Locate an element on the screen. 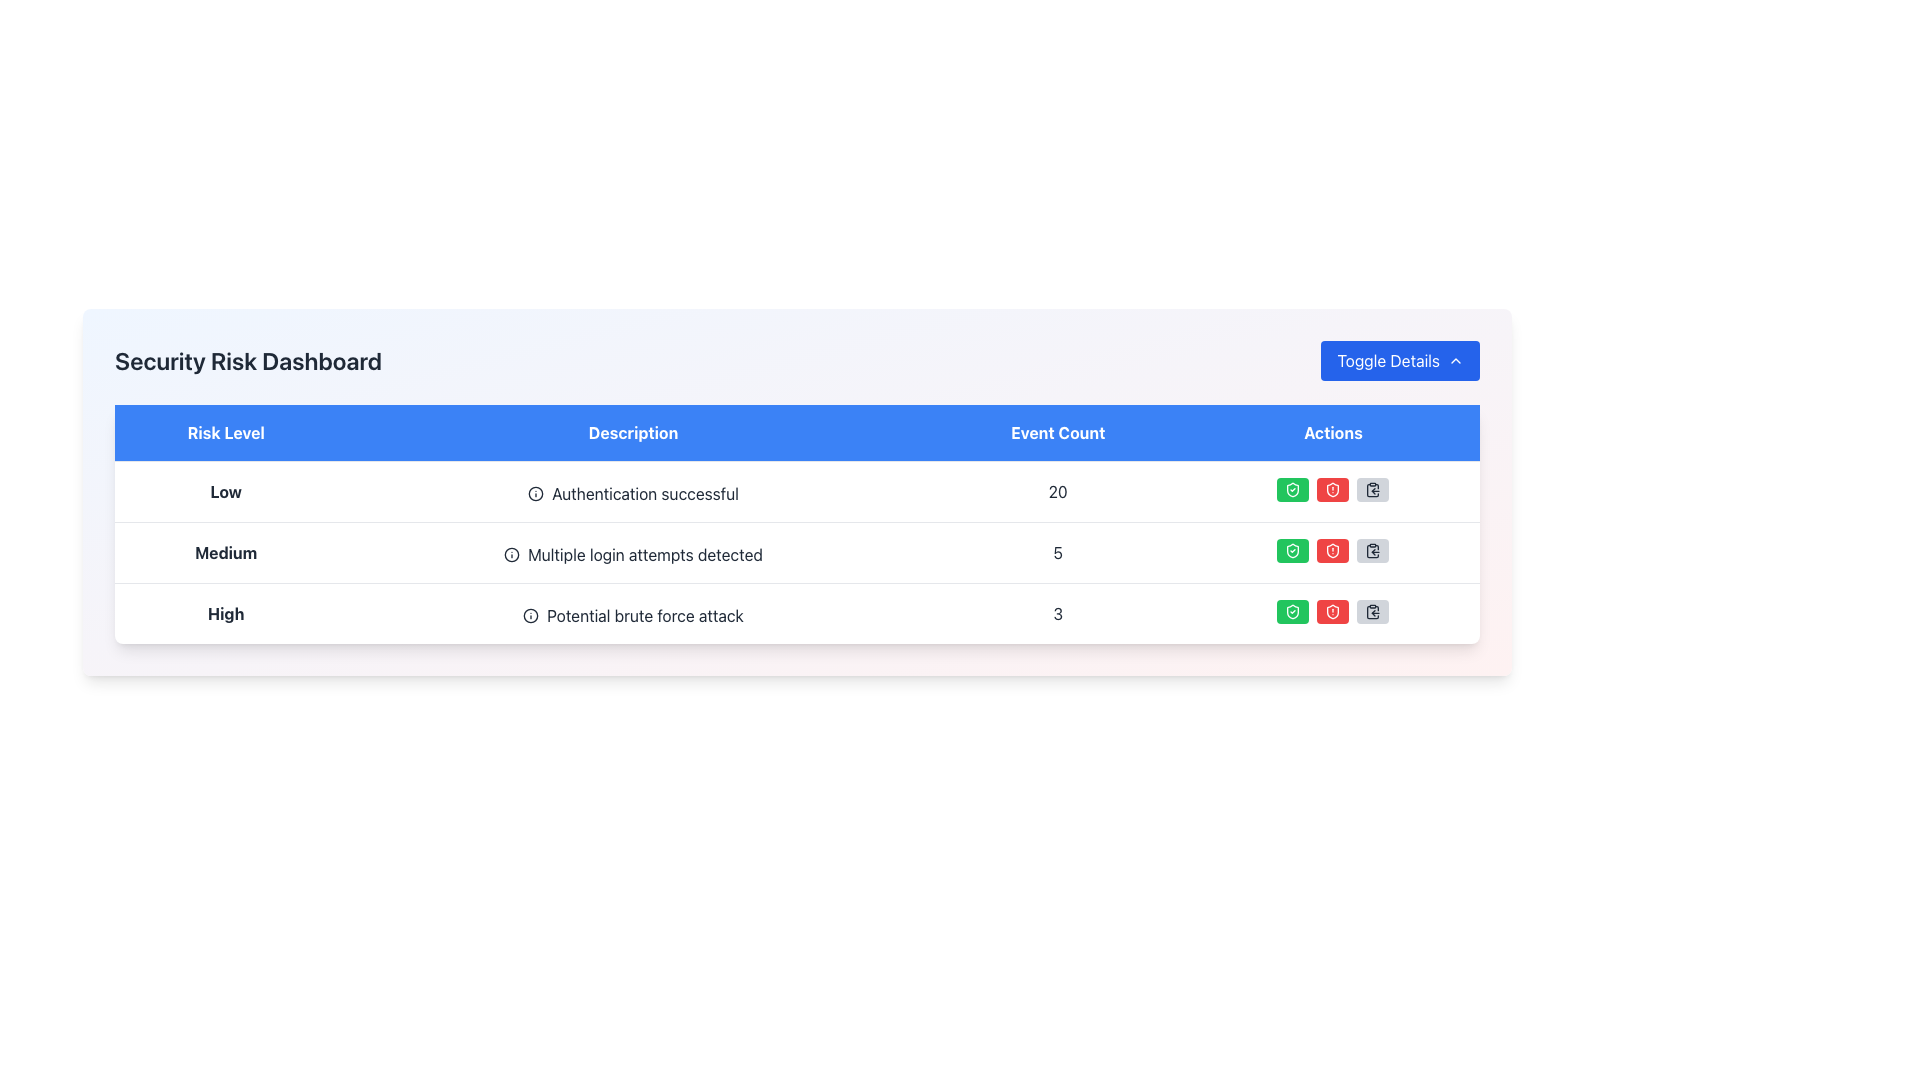  the informational indicator icon located in the 'Description' column of the second row, which corresponds to the 'Medium Risk Level' is located at coordinates (512, 555).